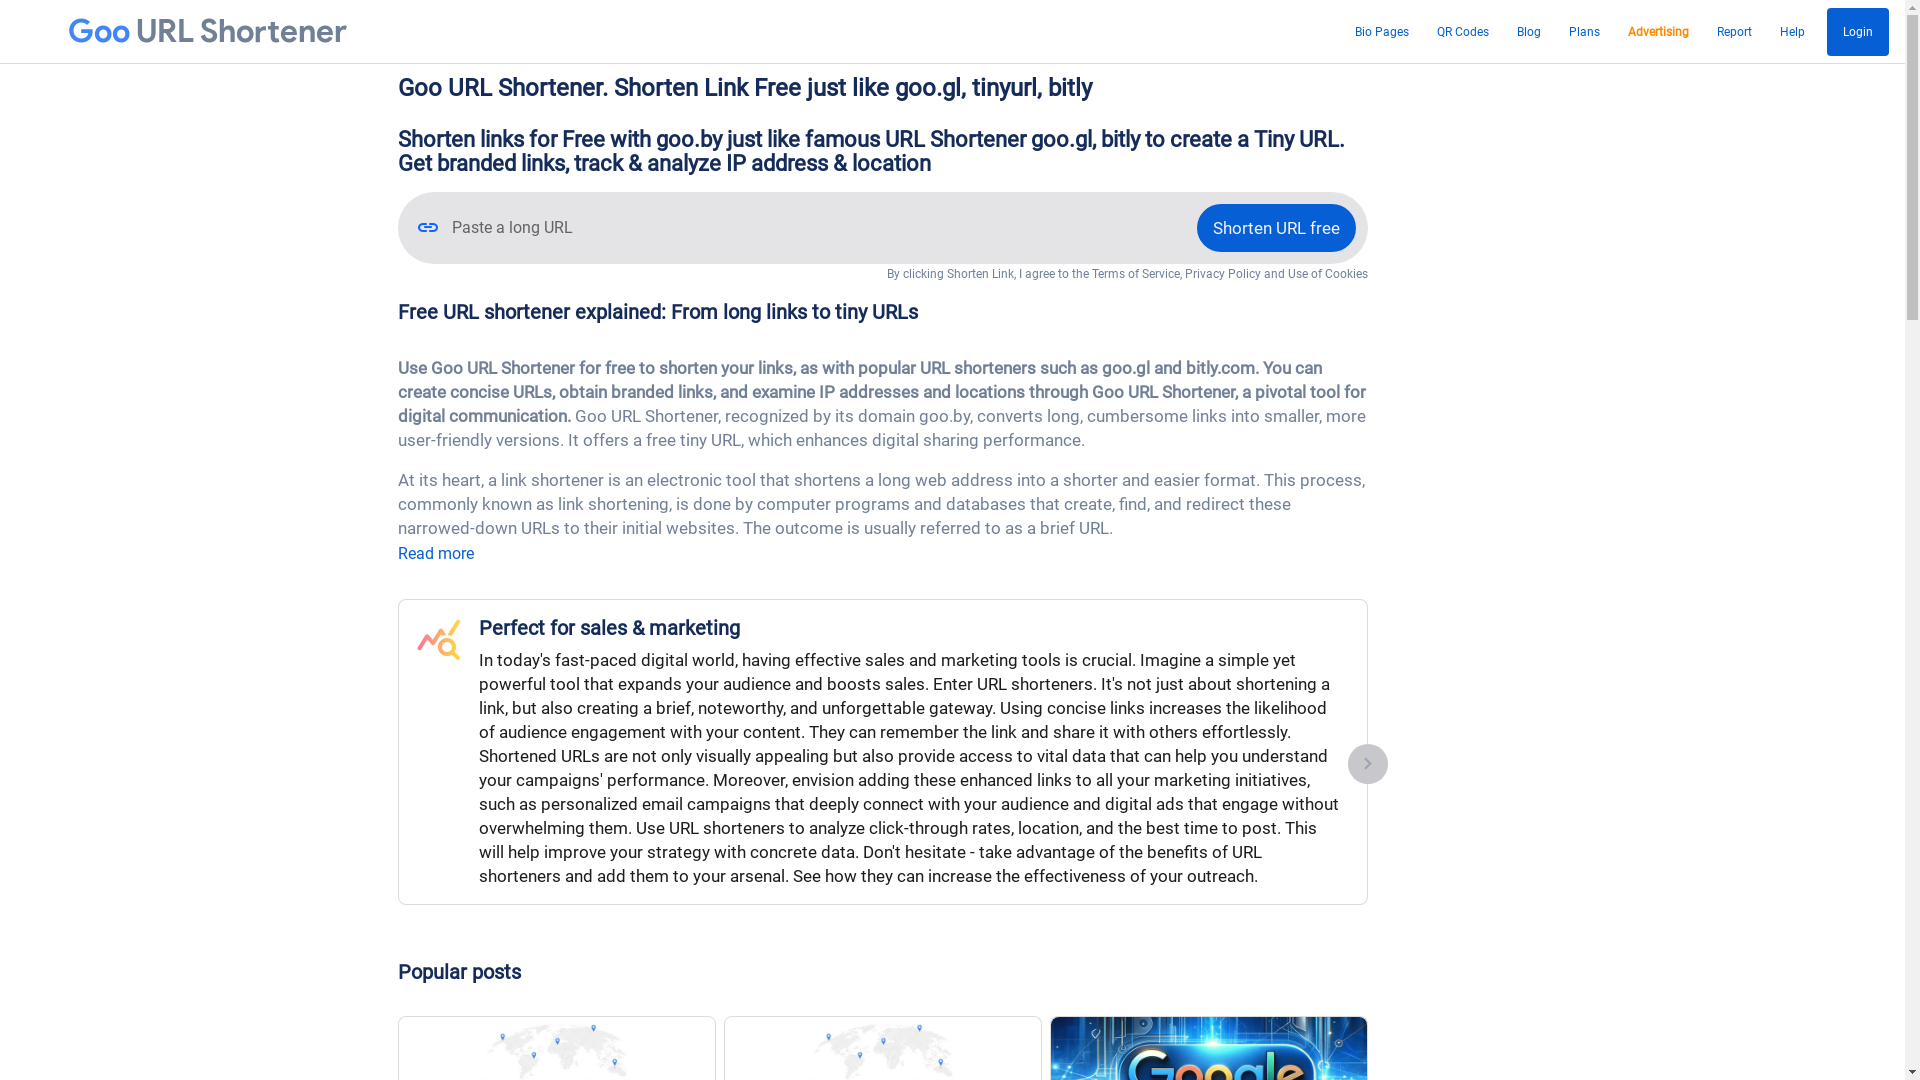  I want to click on 'Advertising', so click(1658, 31).